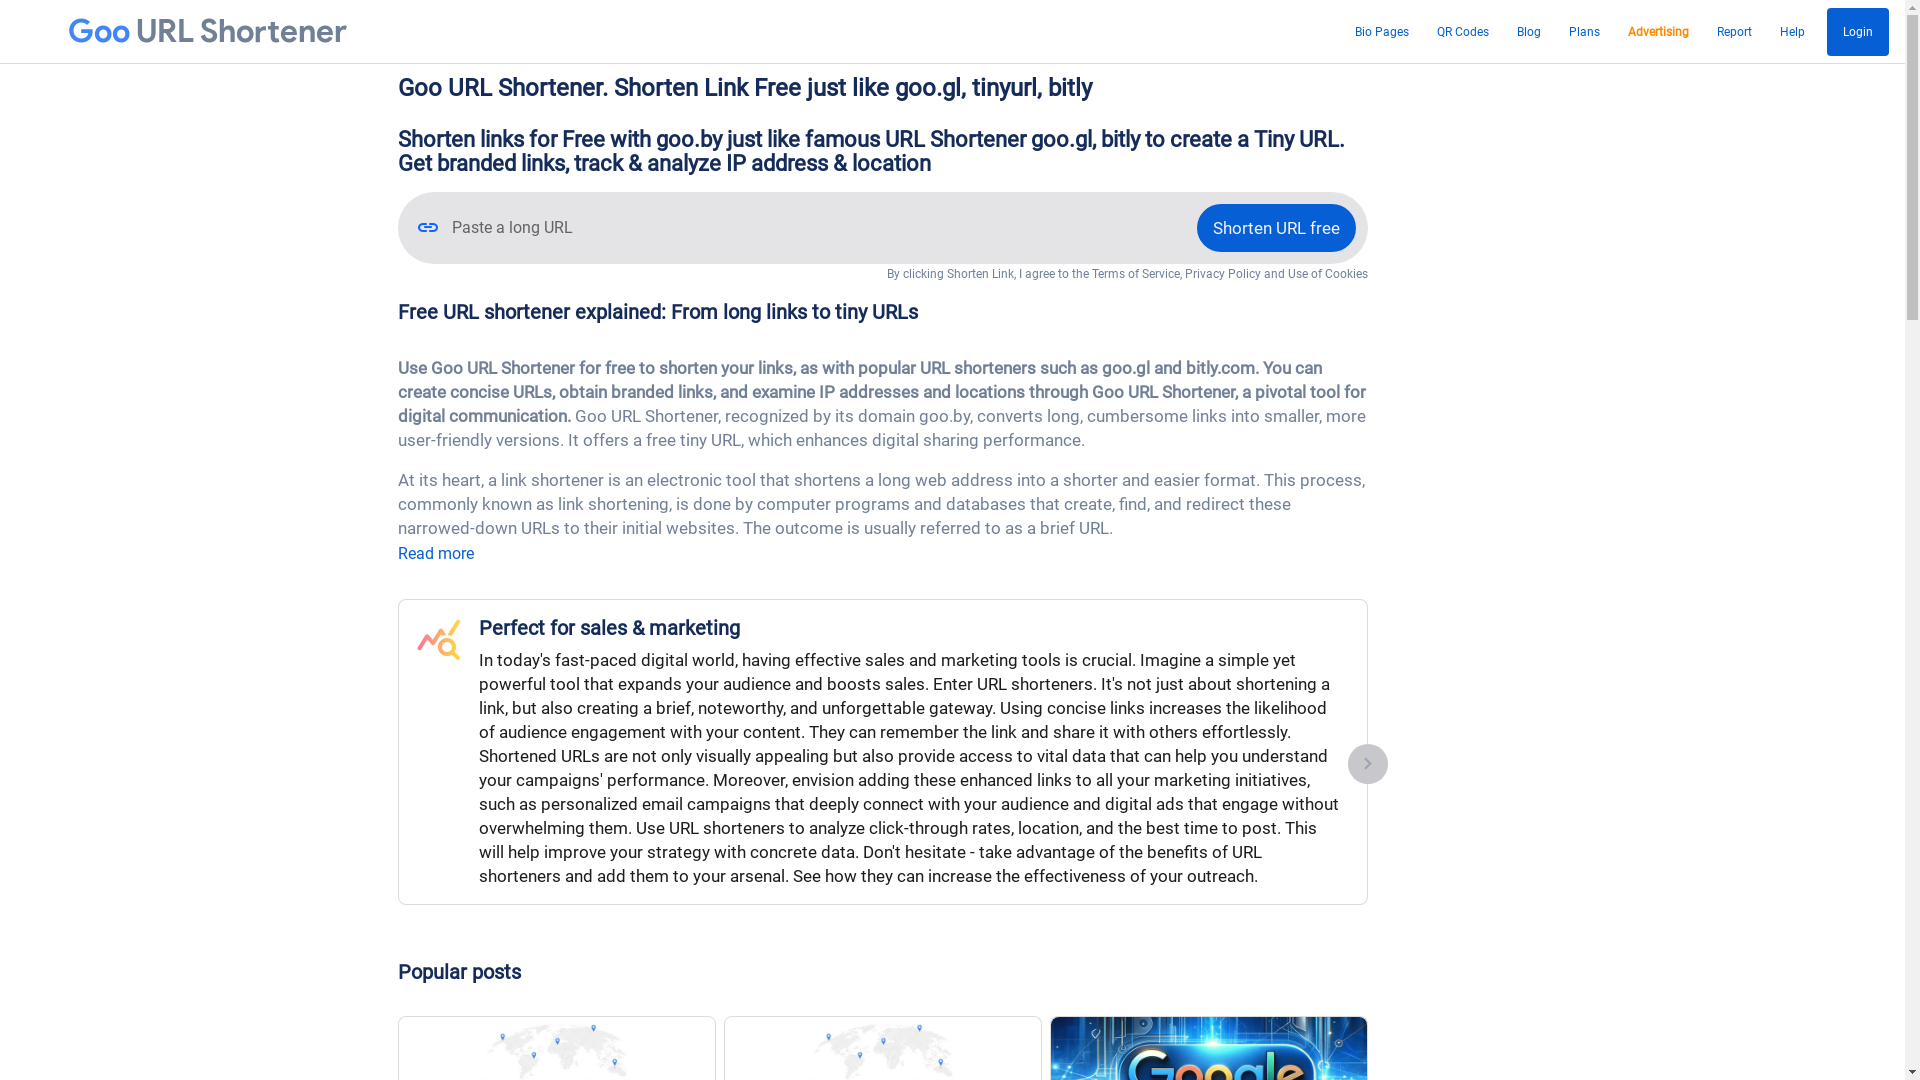  I want to click on 'Advertising', so click(1658, 31).